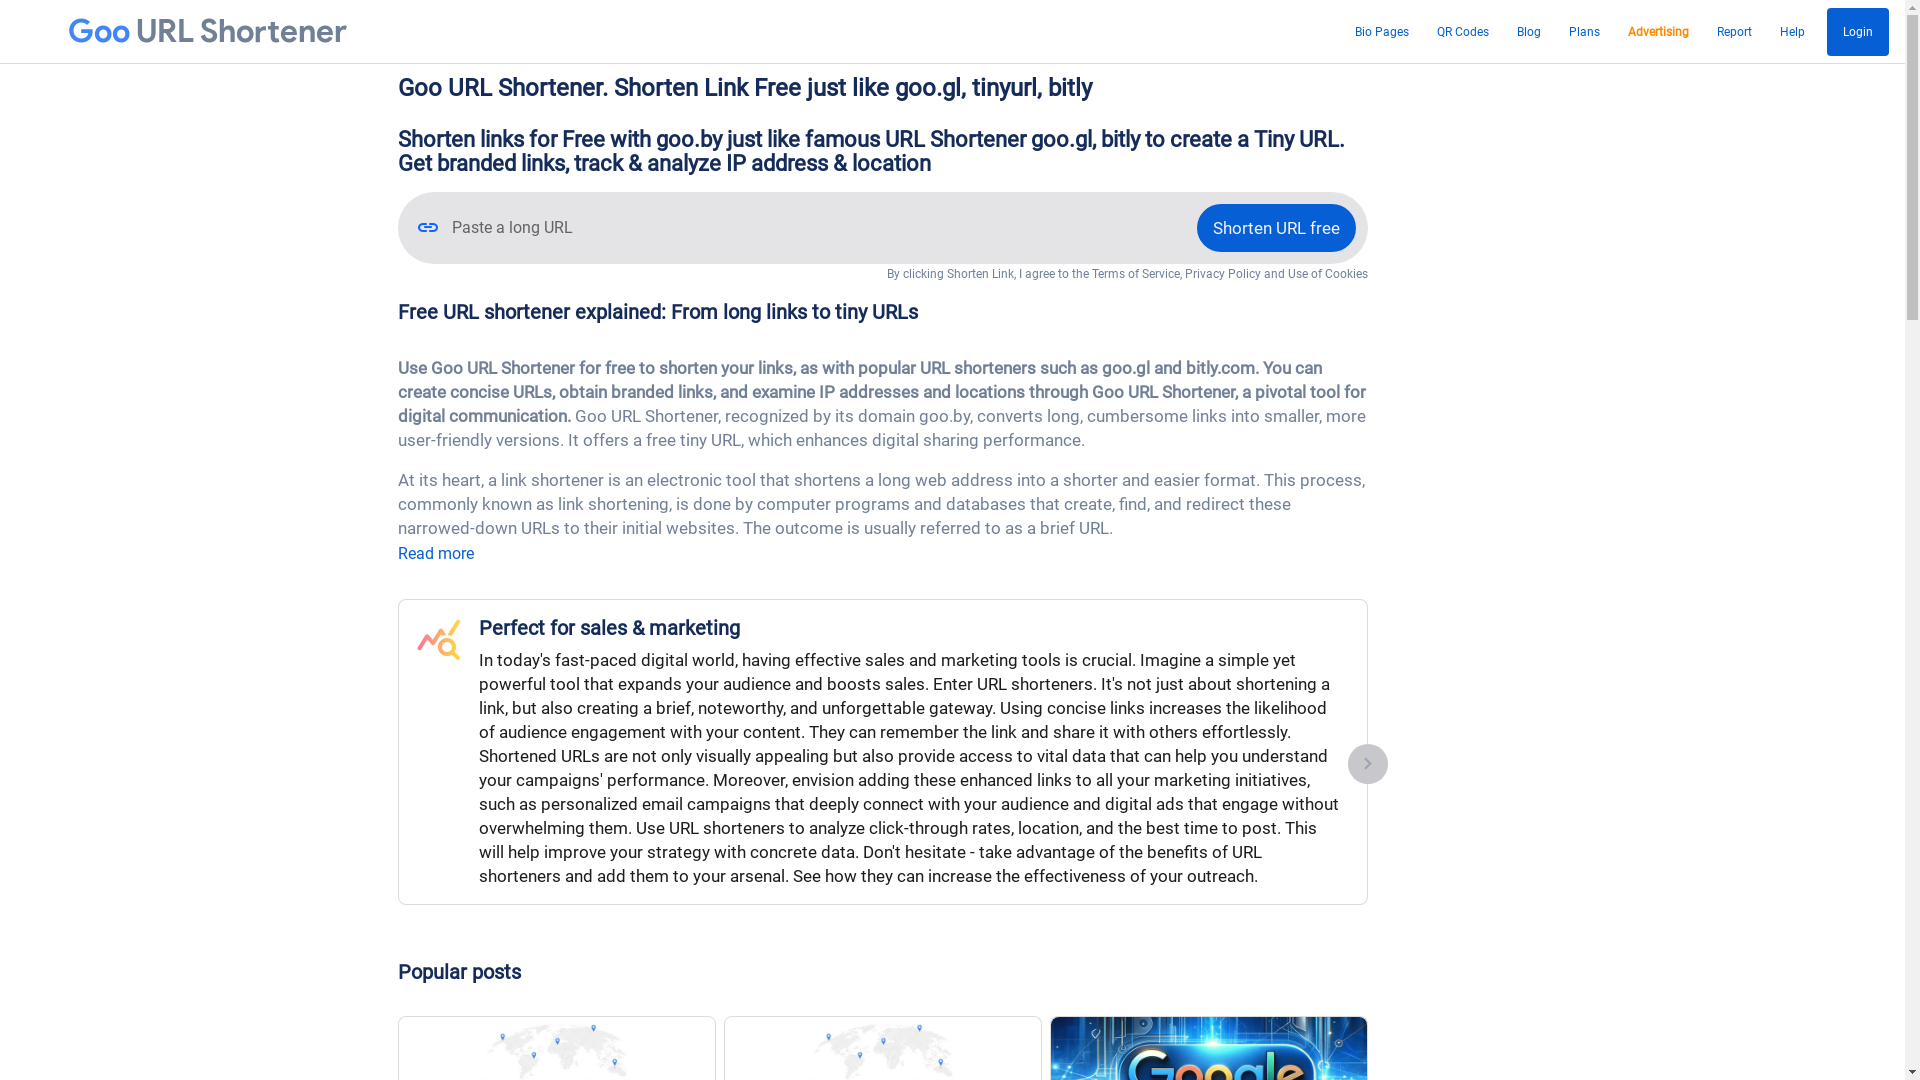  I want to click on 'Advertising', so click(1658, 31).